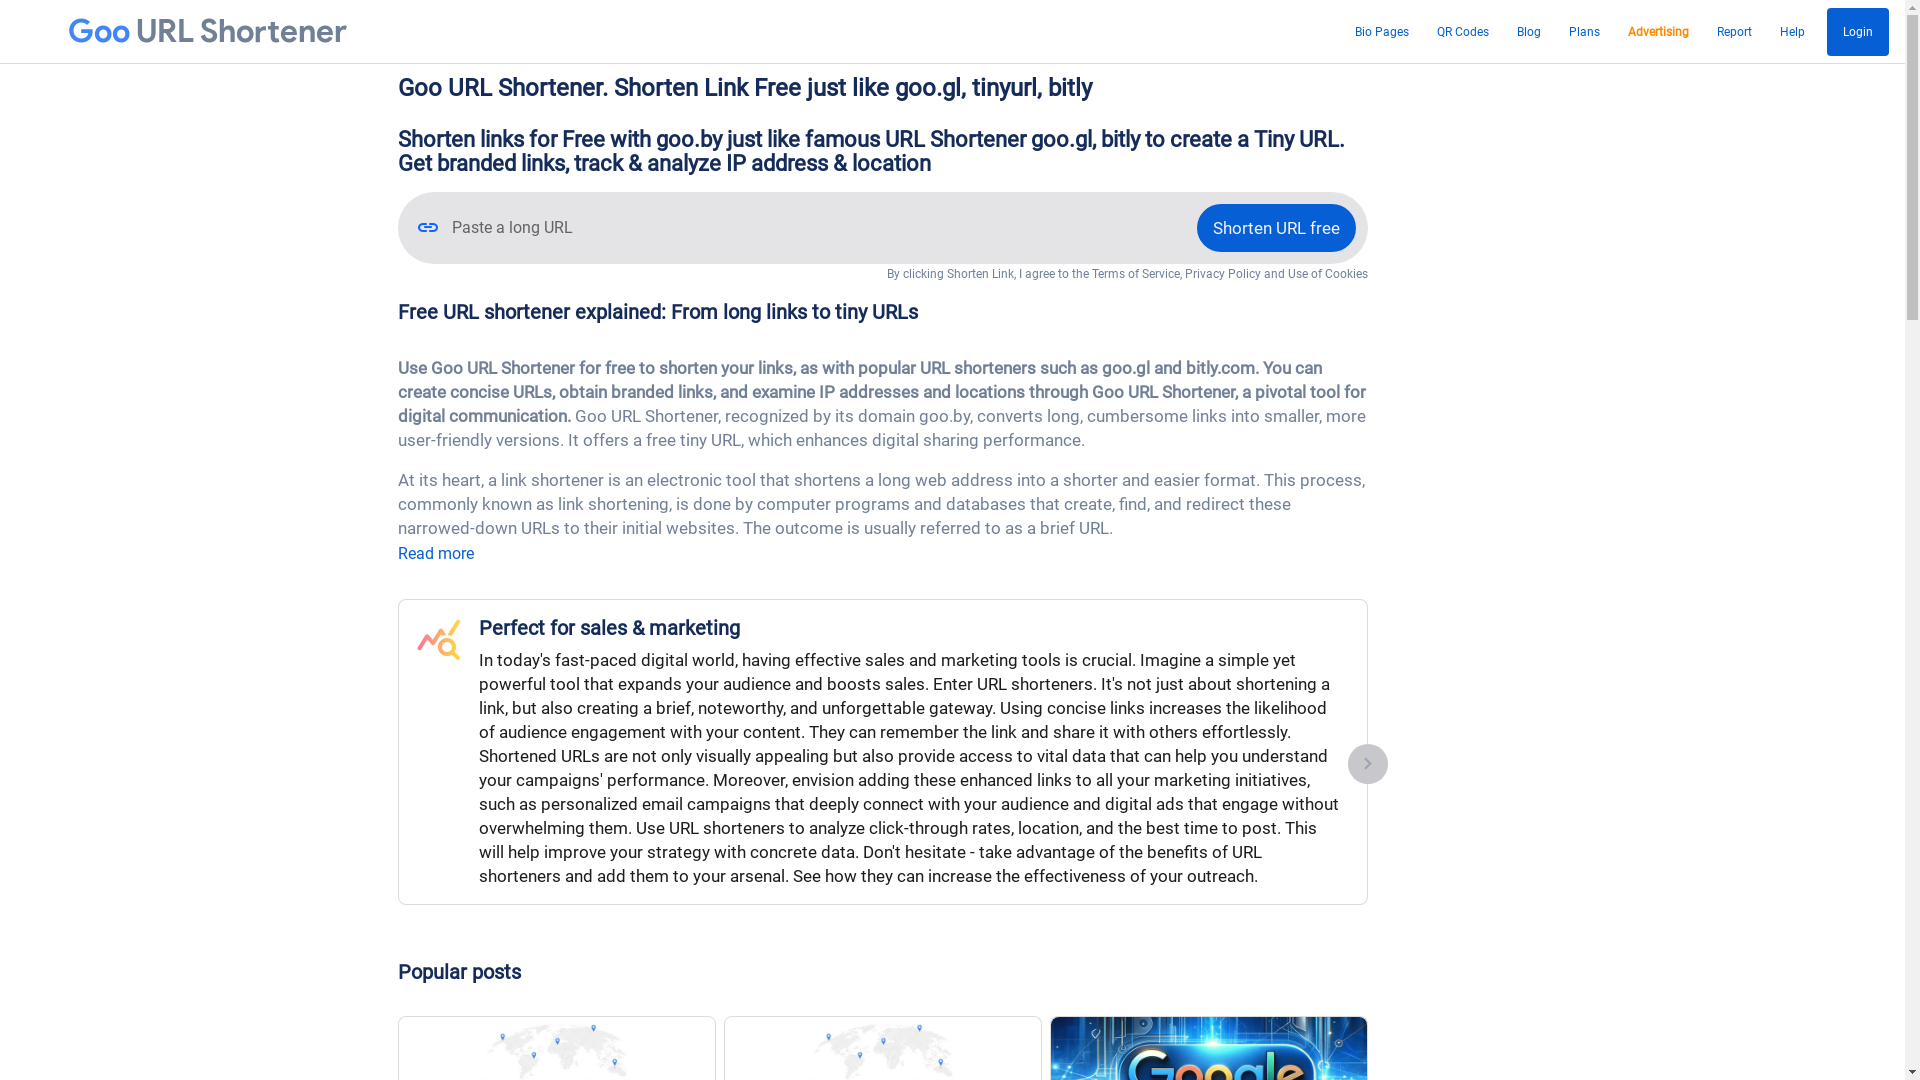  I want to click on 'Advertising', so click(1658, 31).